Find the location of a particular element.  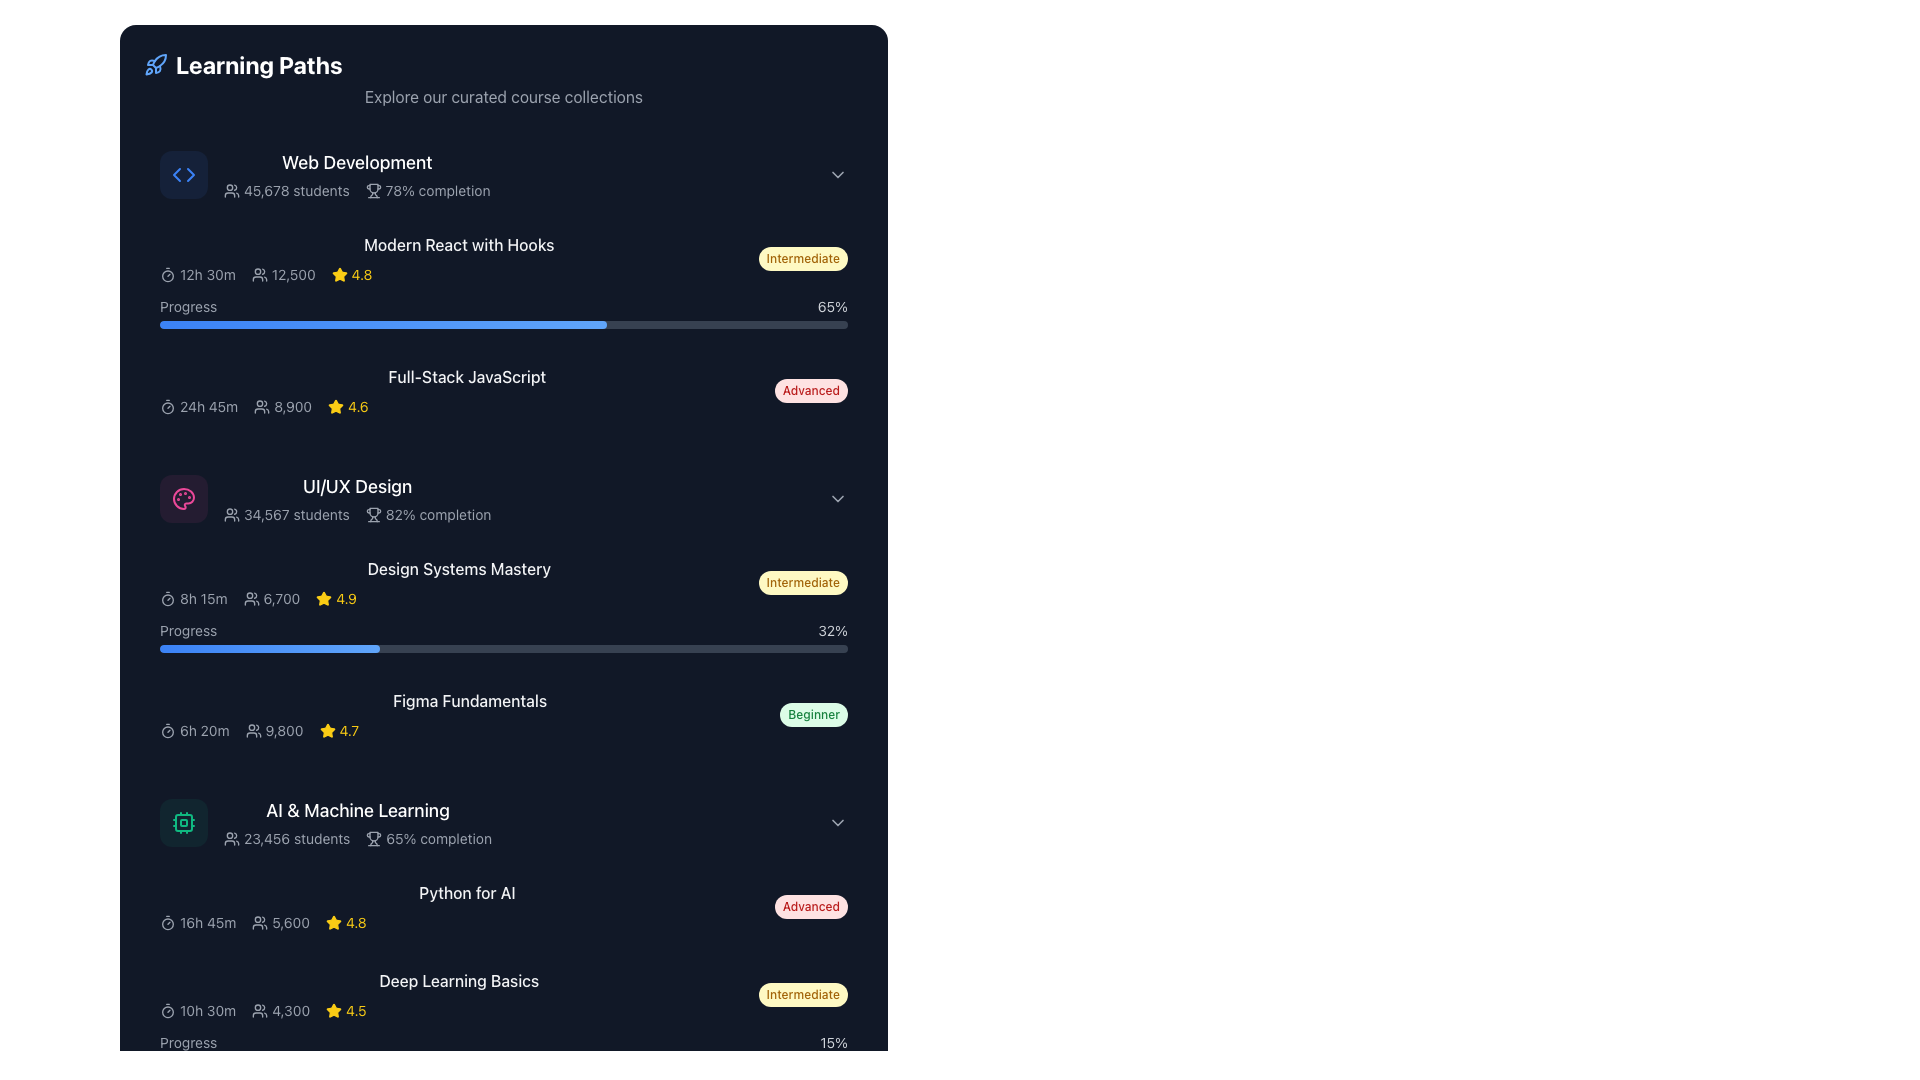

the display text showing 'Progress' with the percentage '15%' for the 'Deep Learning Basics' item in the Learning Paths interface is located at coordinates (504, 1041).